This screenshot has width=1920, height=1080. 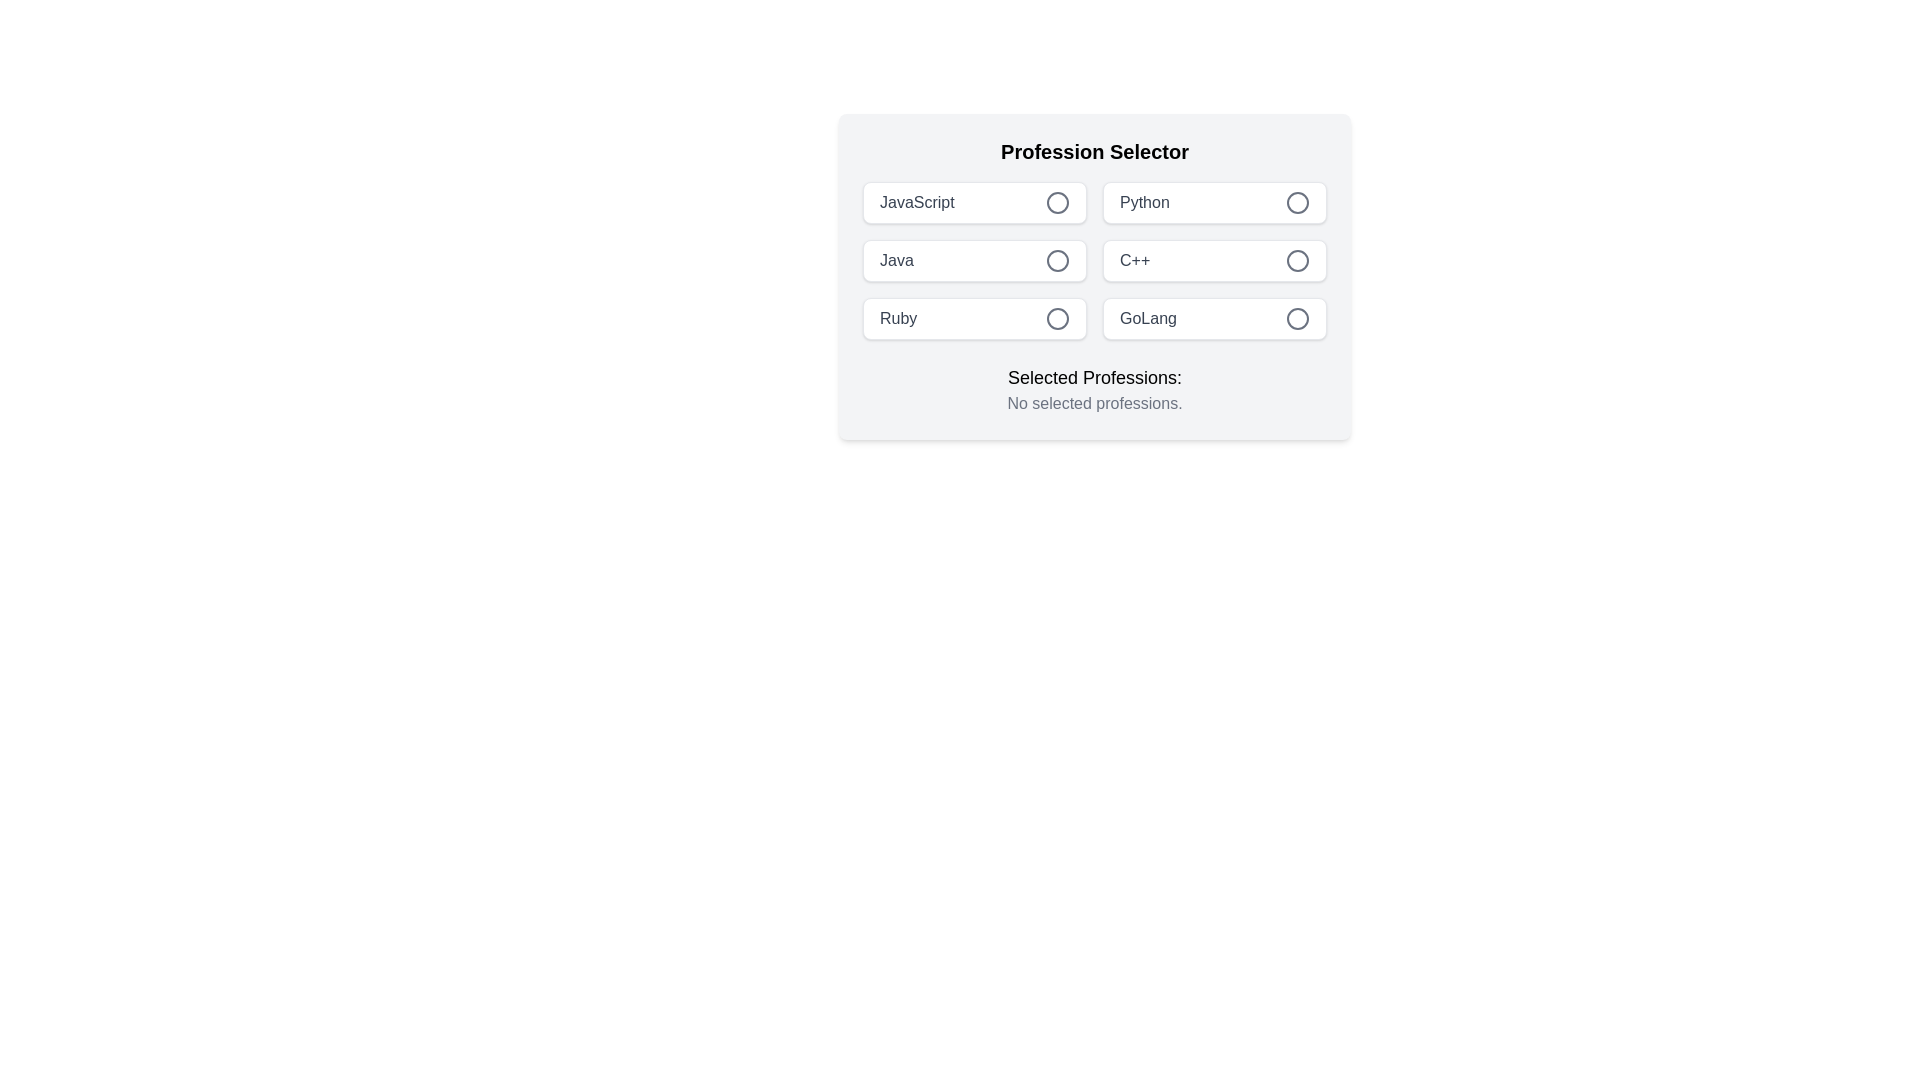 What do you see at coordinates (1297, 318) in the screenshot?
I see `the circular radio button next to the 'GoLang' option` at bounding box center [1297, 318].